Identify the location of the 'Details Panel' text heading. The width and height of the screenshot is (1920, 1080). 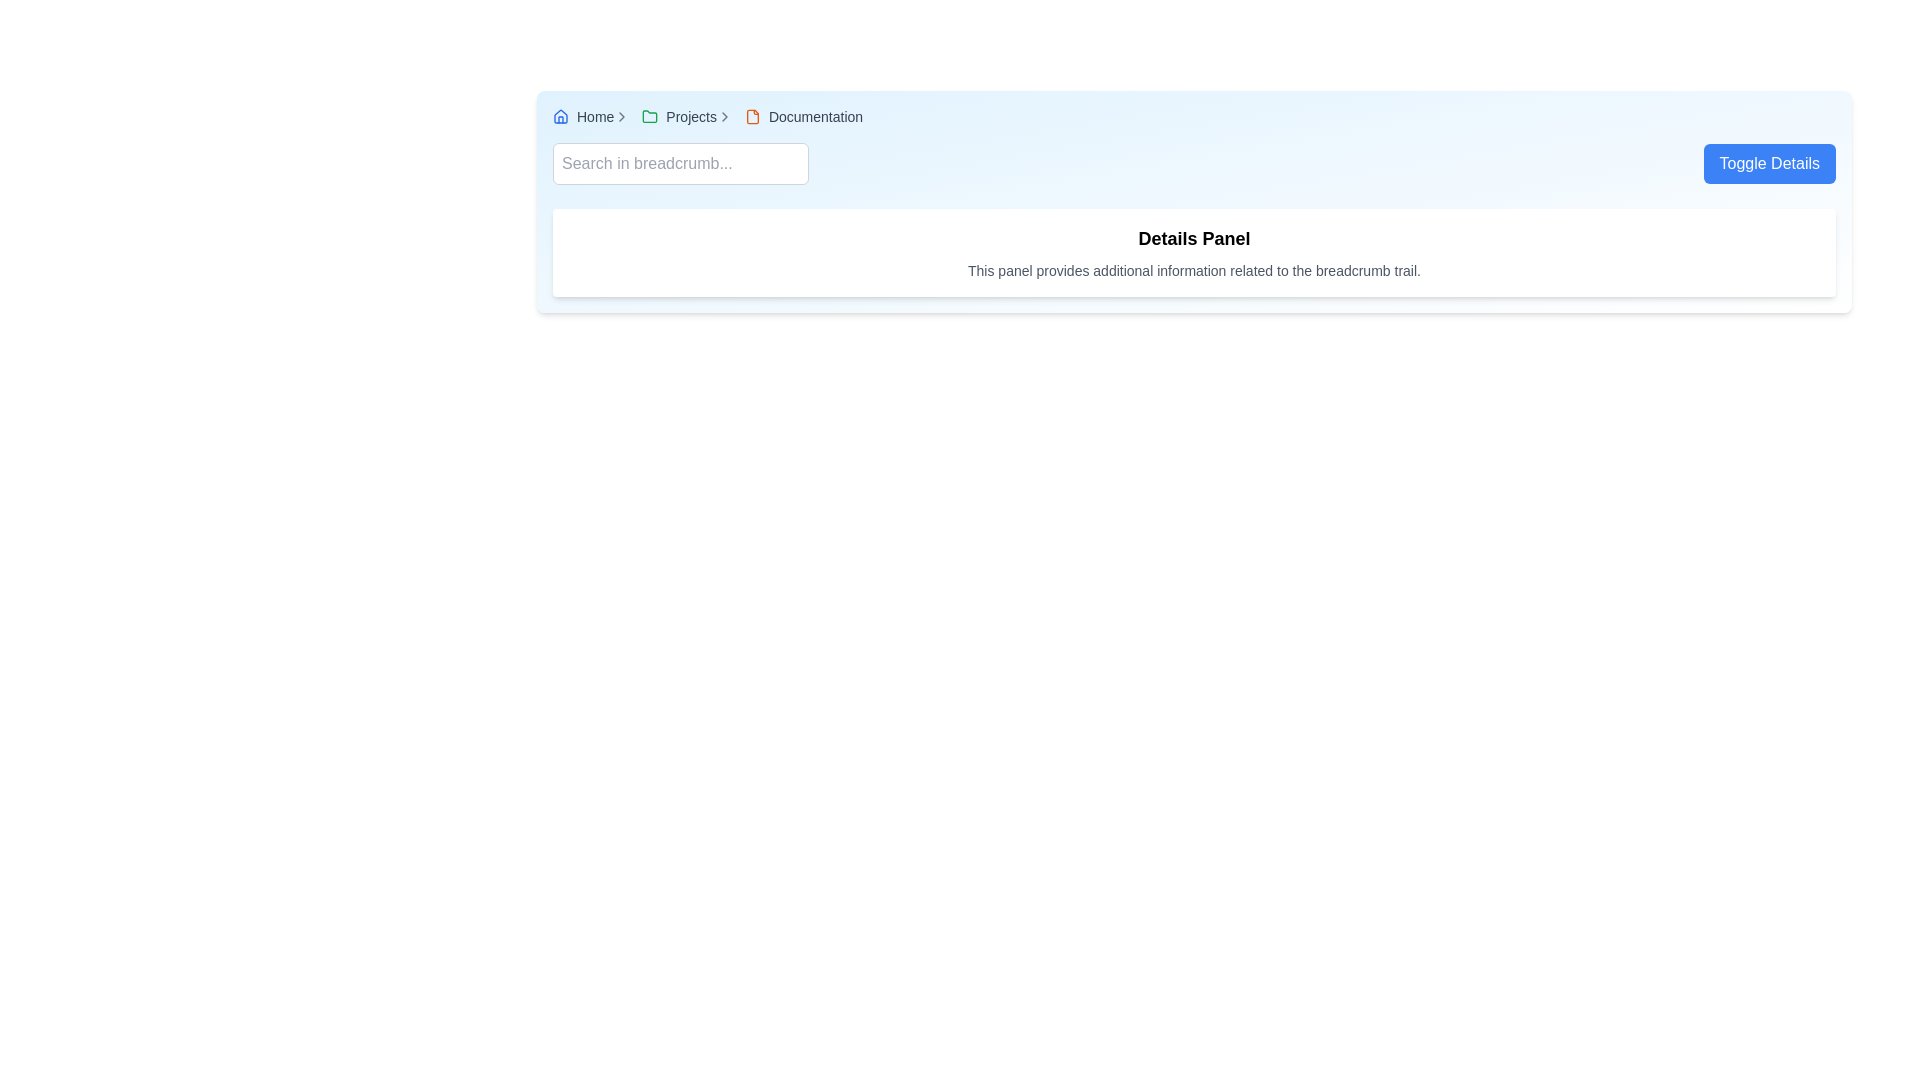
(1194, 238).